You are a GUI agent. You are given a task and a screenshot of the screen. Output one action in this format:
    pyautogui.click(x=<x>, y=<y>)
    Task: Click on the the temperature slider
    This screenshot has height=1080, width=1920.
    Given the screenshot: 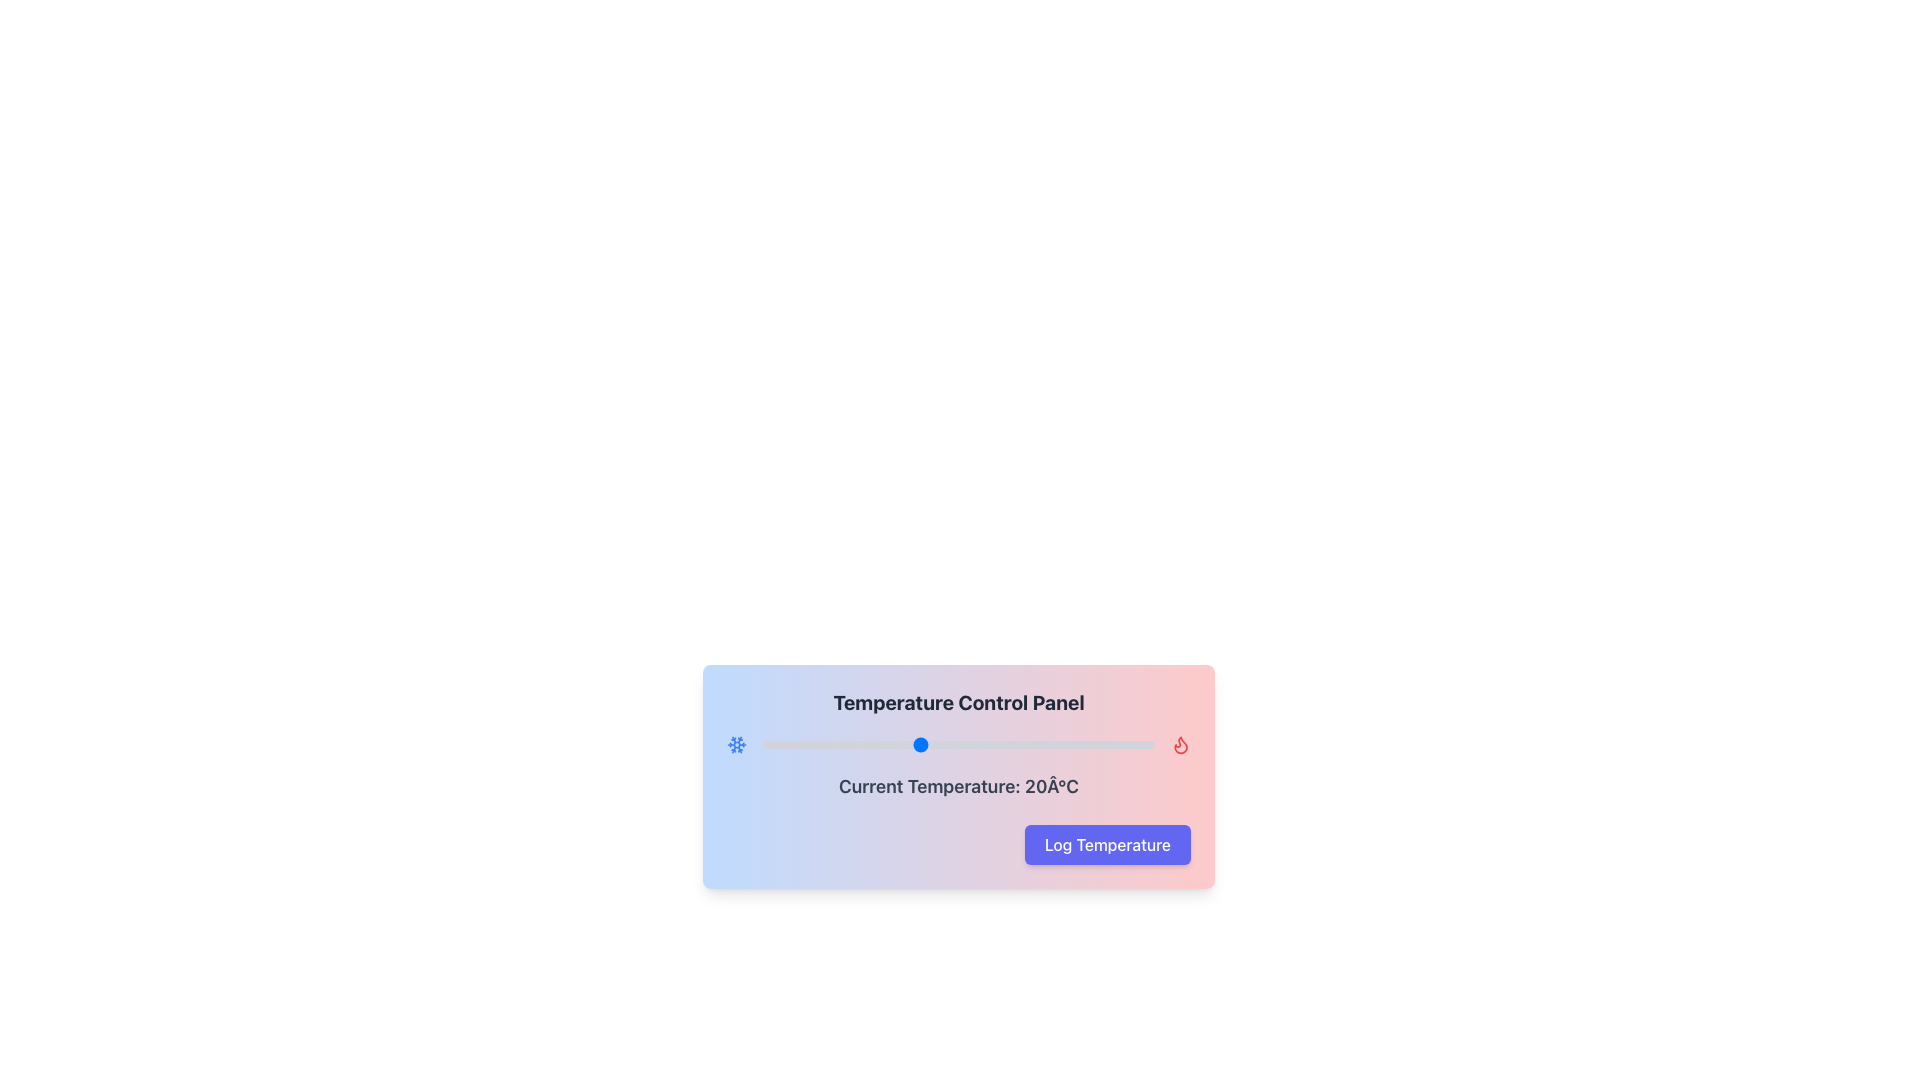 What is the action you would take?
    pyautogui.click(x=857, y=744)
    